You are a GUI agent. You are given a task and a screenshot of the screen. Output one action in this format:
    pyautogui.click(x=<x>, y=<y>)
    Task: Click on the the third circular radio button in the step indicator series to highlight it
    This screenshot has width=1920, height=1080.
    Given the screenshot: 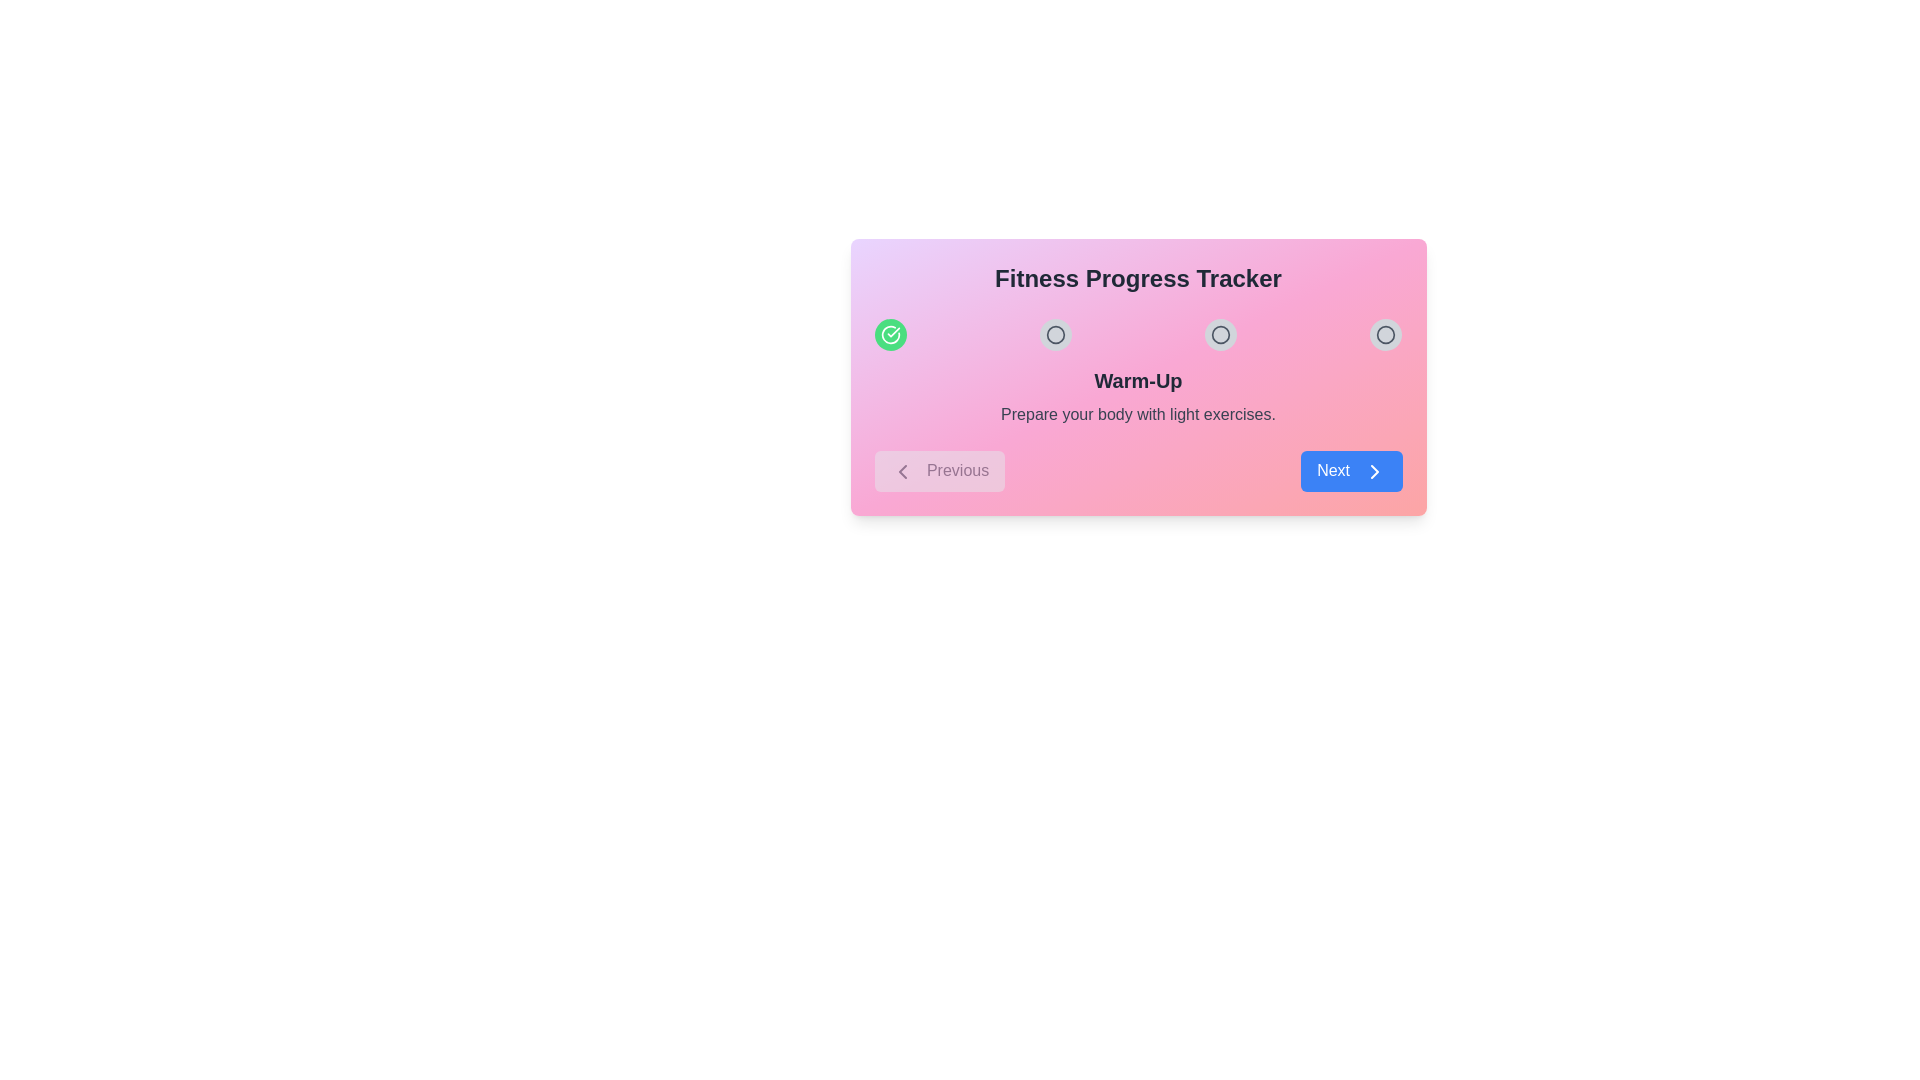 What is the action you would take?
    pyautogui.click(x=1385, y=334)
    